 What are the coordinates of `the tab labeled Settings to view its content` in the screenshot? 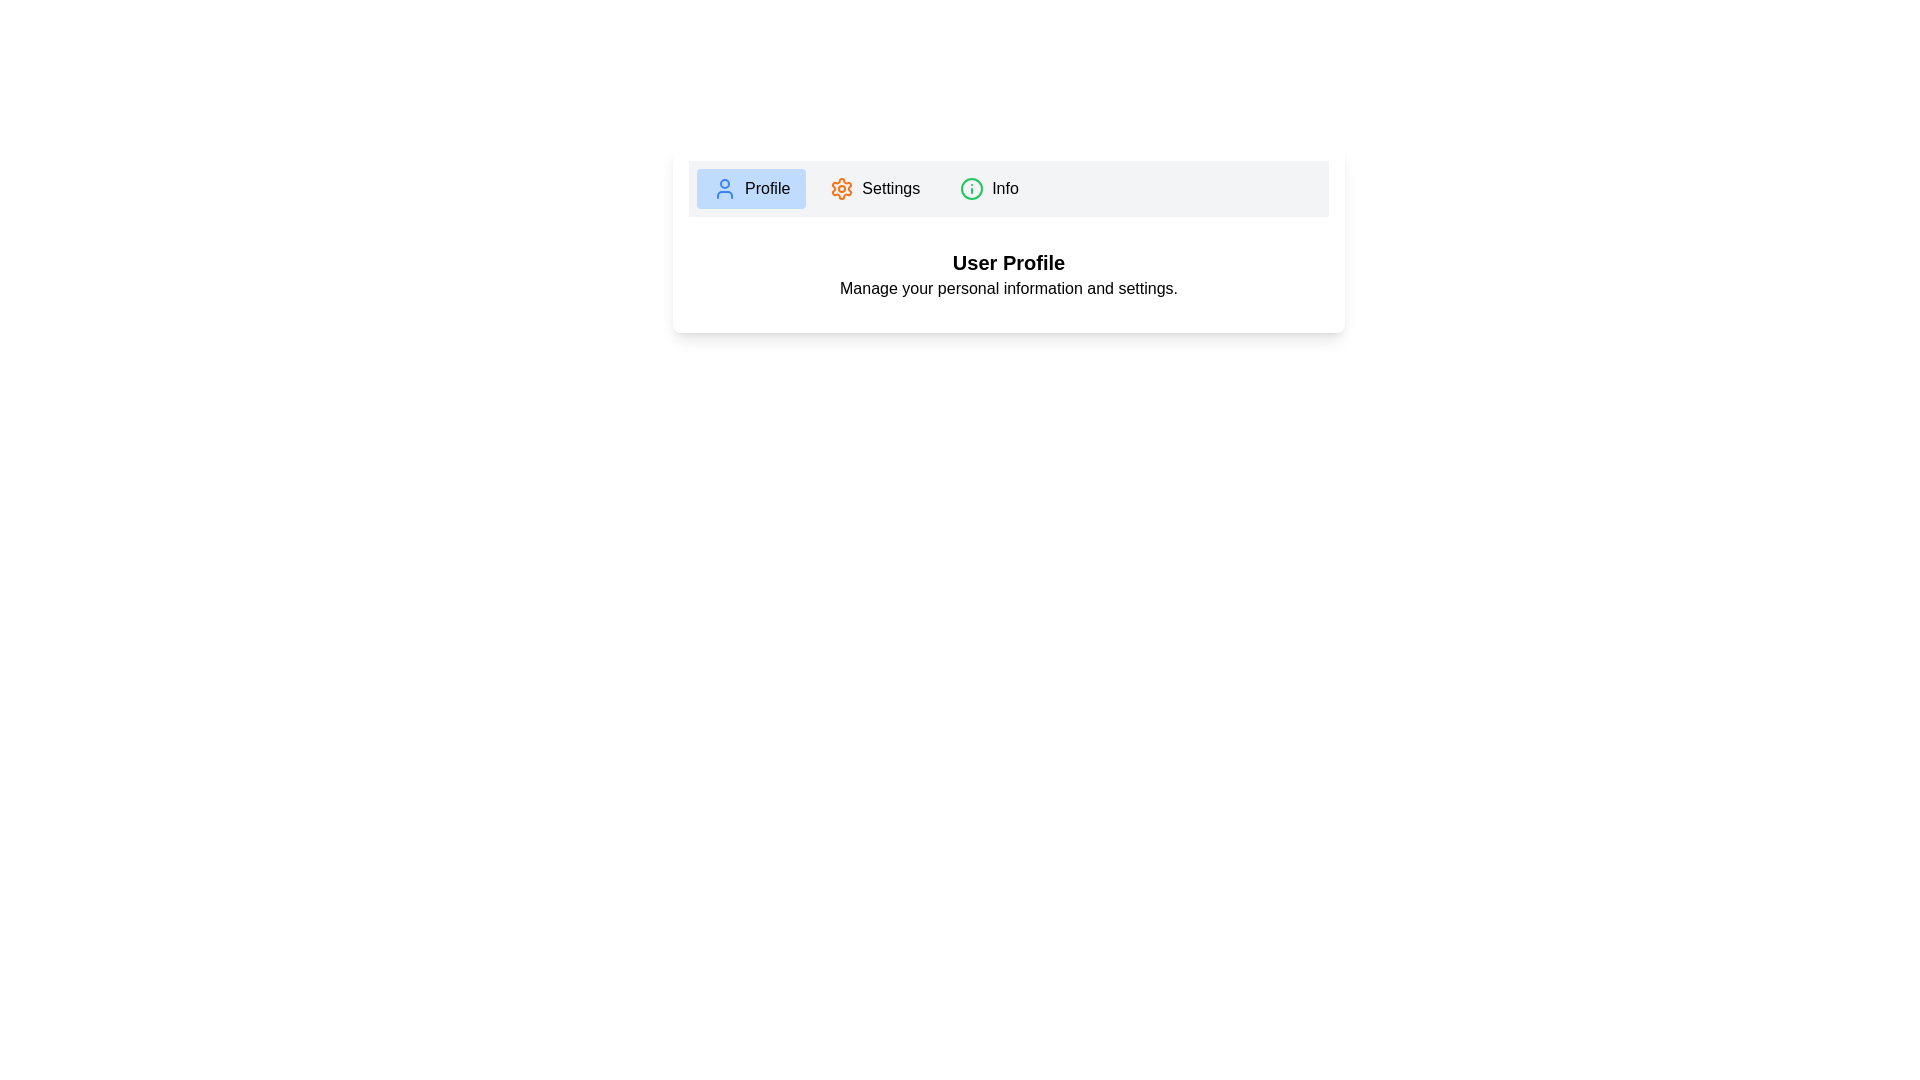 It's located at (875, 189).